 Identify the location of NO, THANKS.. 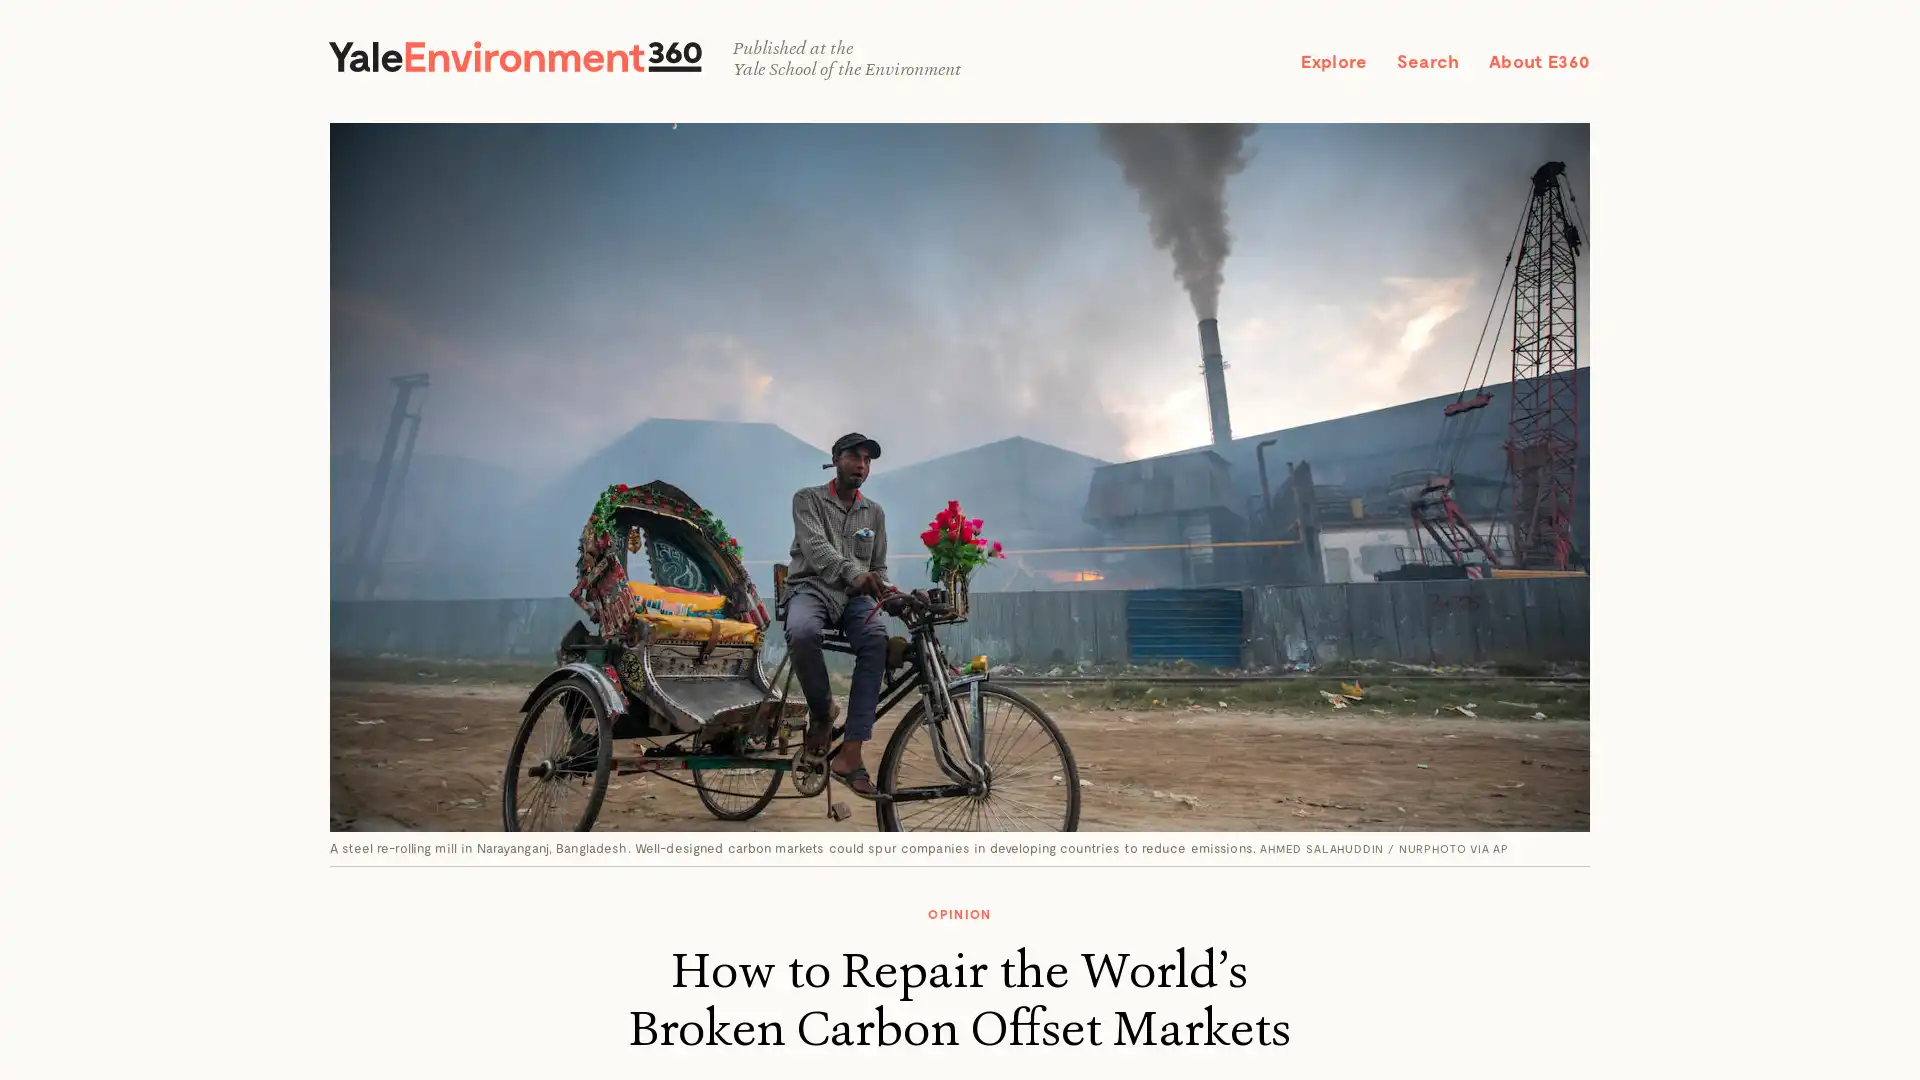
(958, 685).